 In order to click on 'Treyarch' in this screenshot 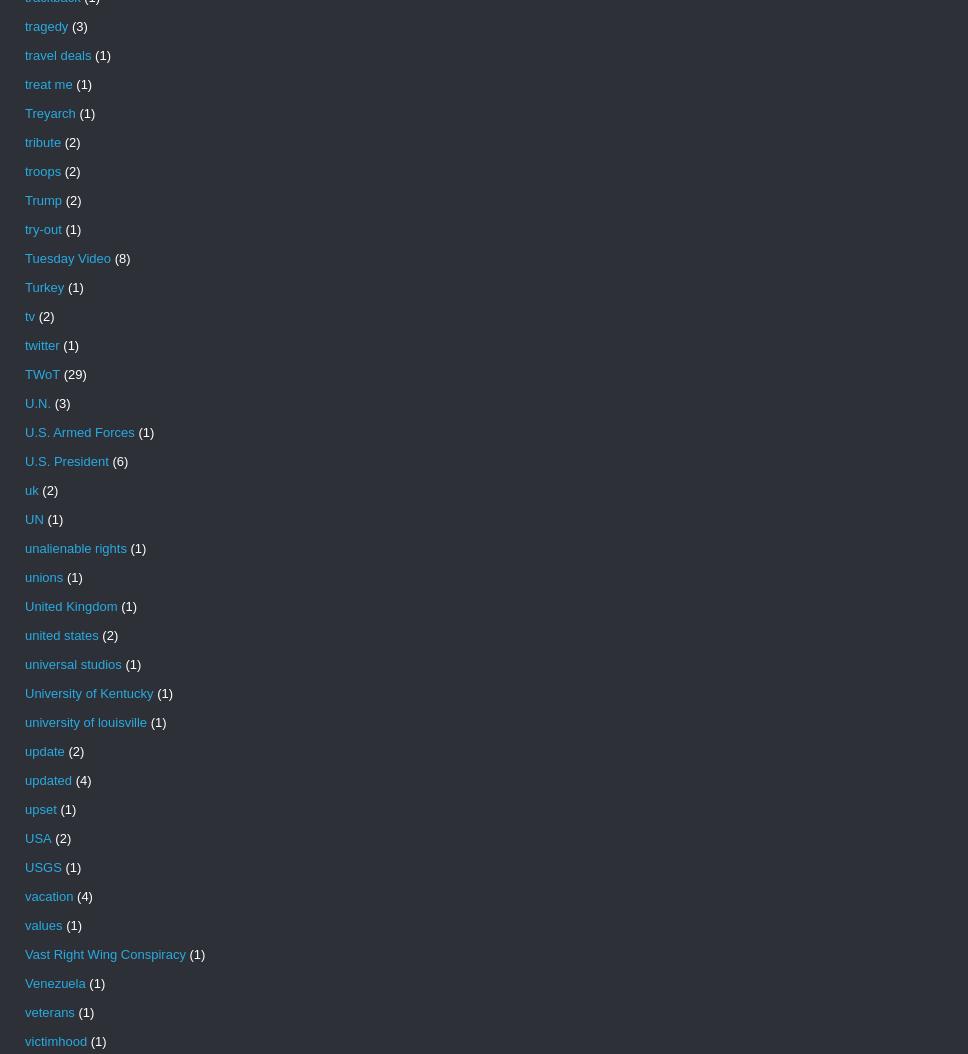, I will do `click(49, 113)`.